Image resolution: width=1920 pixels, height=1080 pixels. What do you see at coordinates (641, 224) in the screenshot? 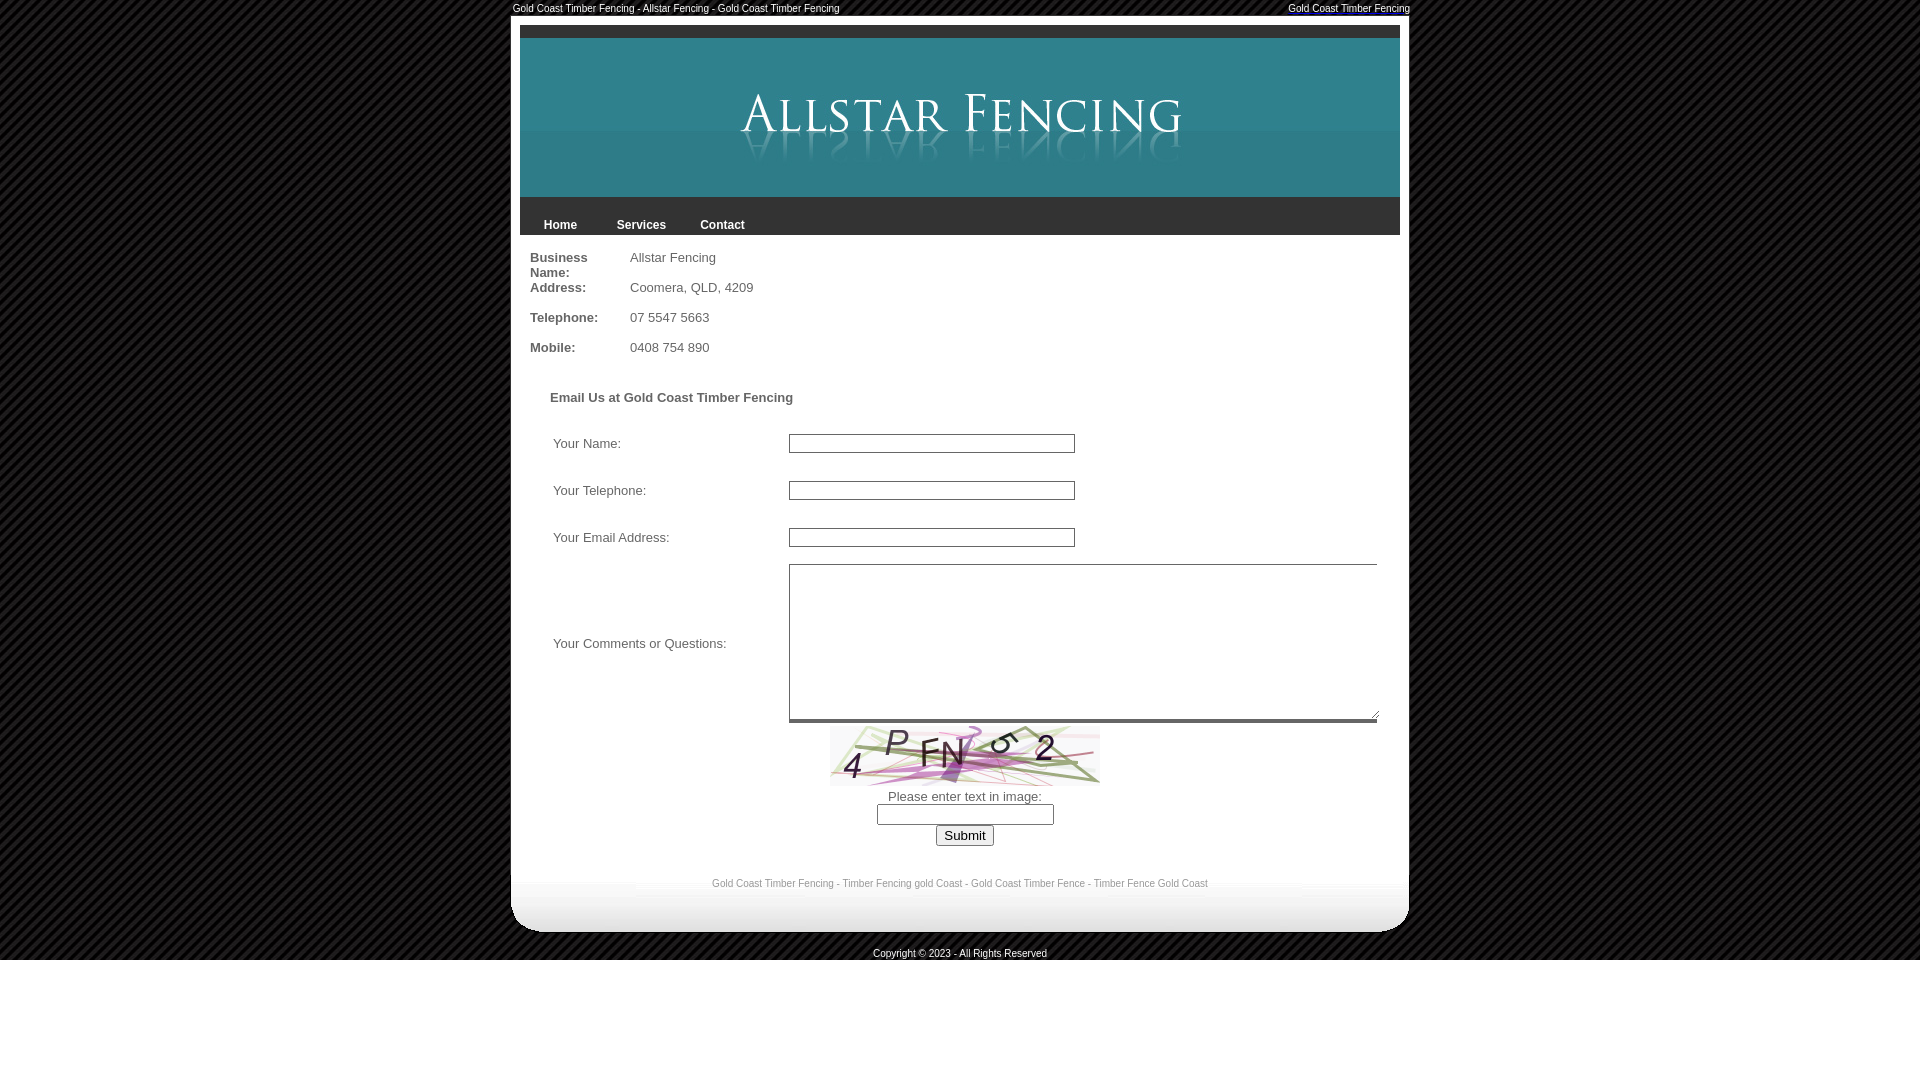
I see `'Services'` at bounding box center [641, 224].